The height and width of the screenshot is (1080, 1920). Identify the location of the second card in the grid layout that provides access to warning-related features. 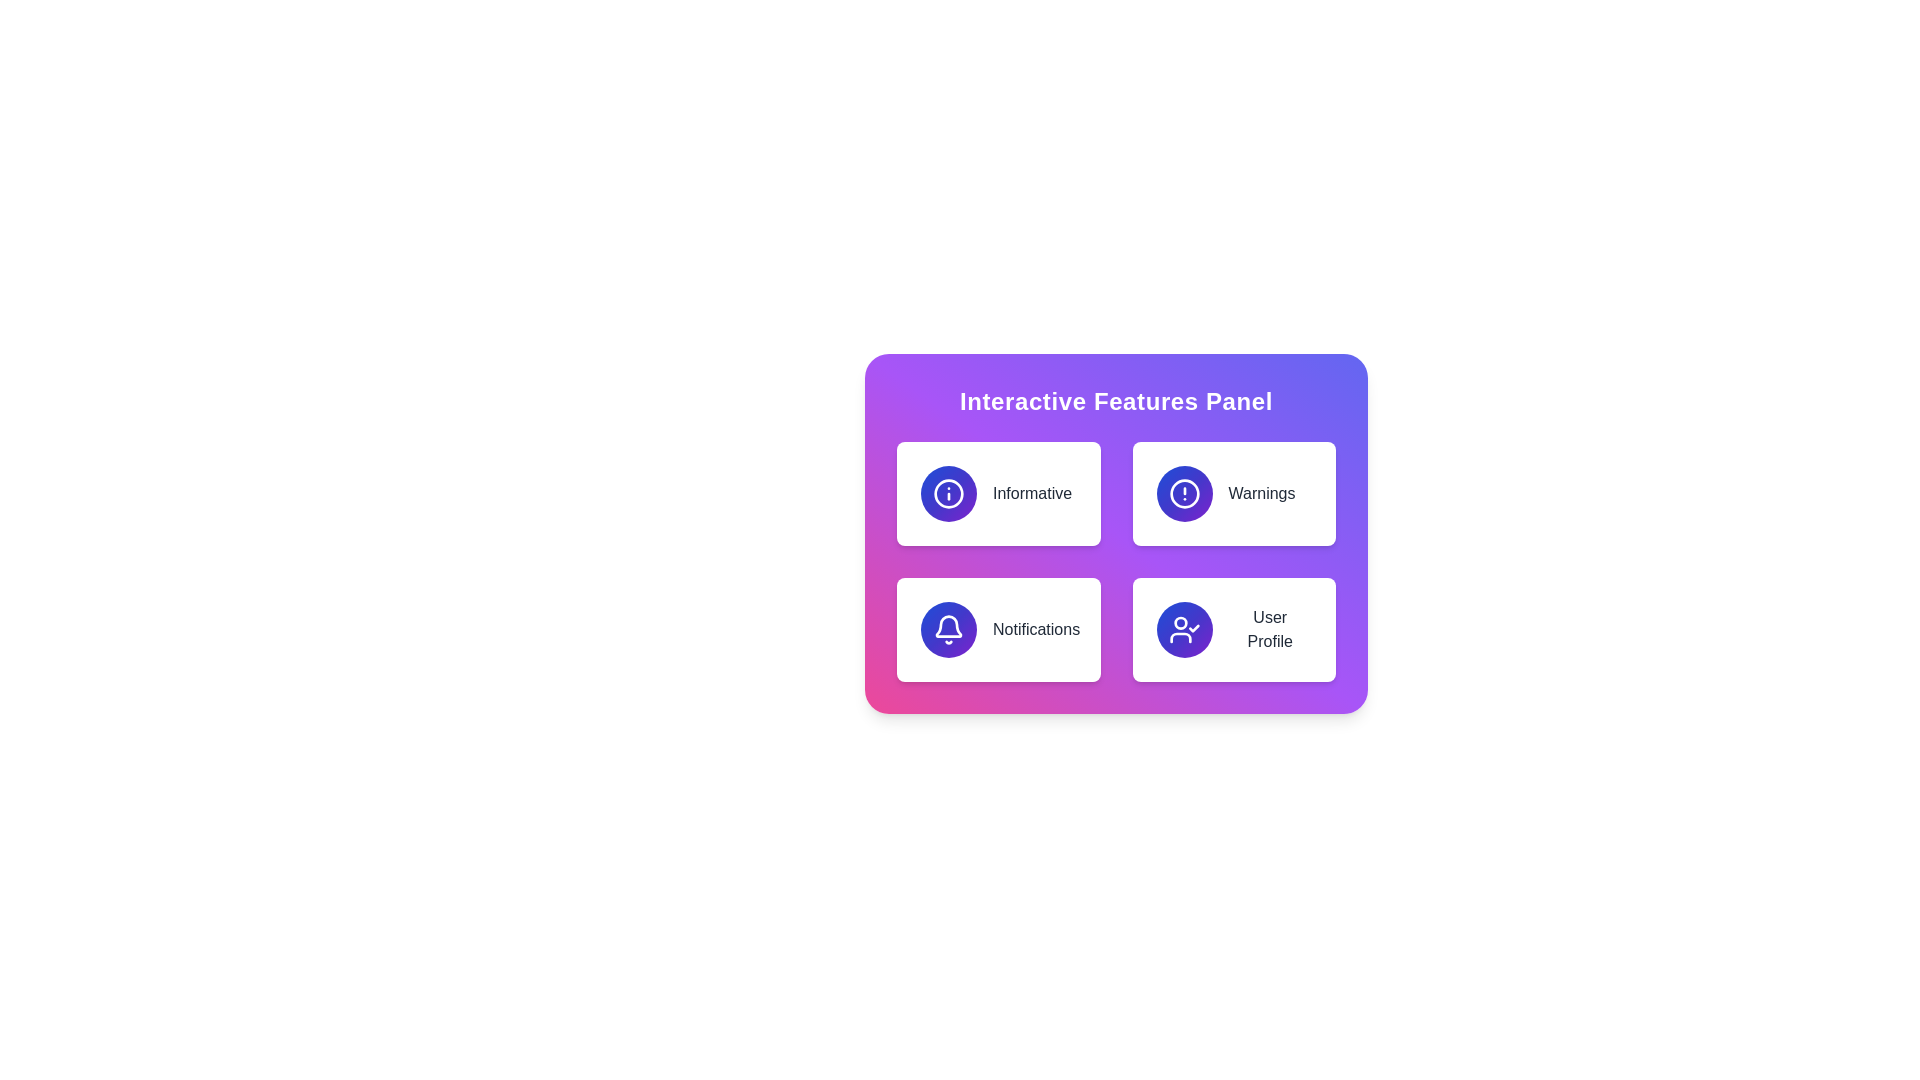
(1232, 493).